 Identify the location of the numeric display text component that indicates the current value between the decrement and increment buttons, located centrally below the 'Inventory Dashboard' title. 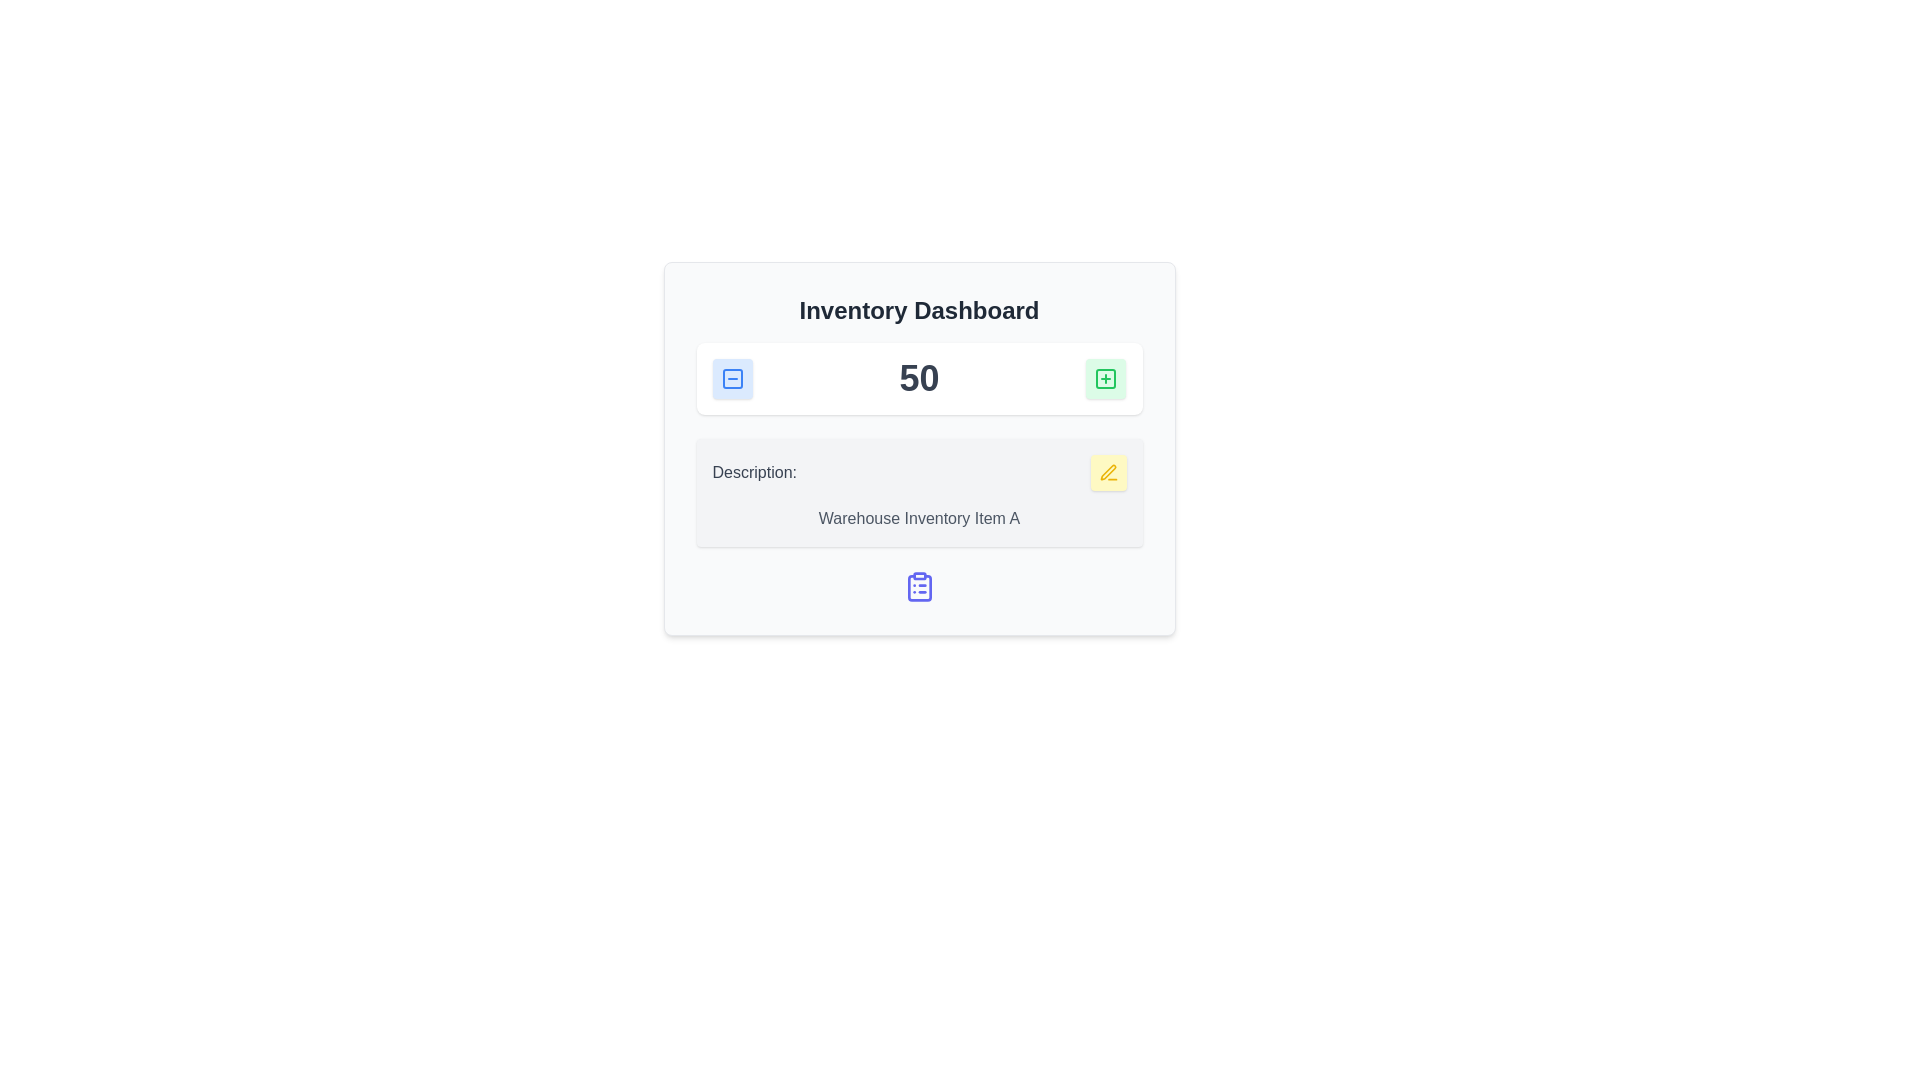
(918, 378).